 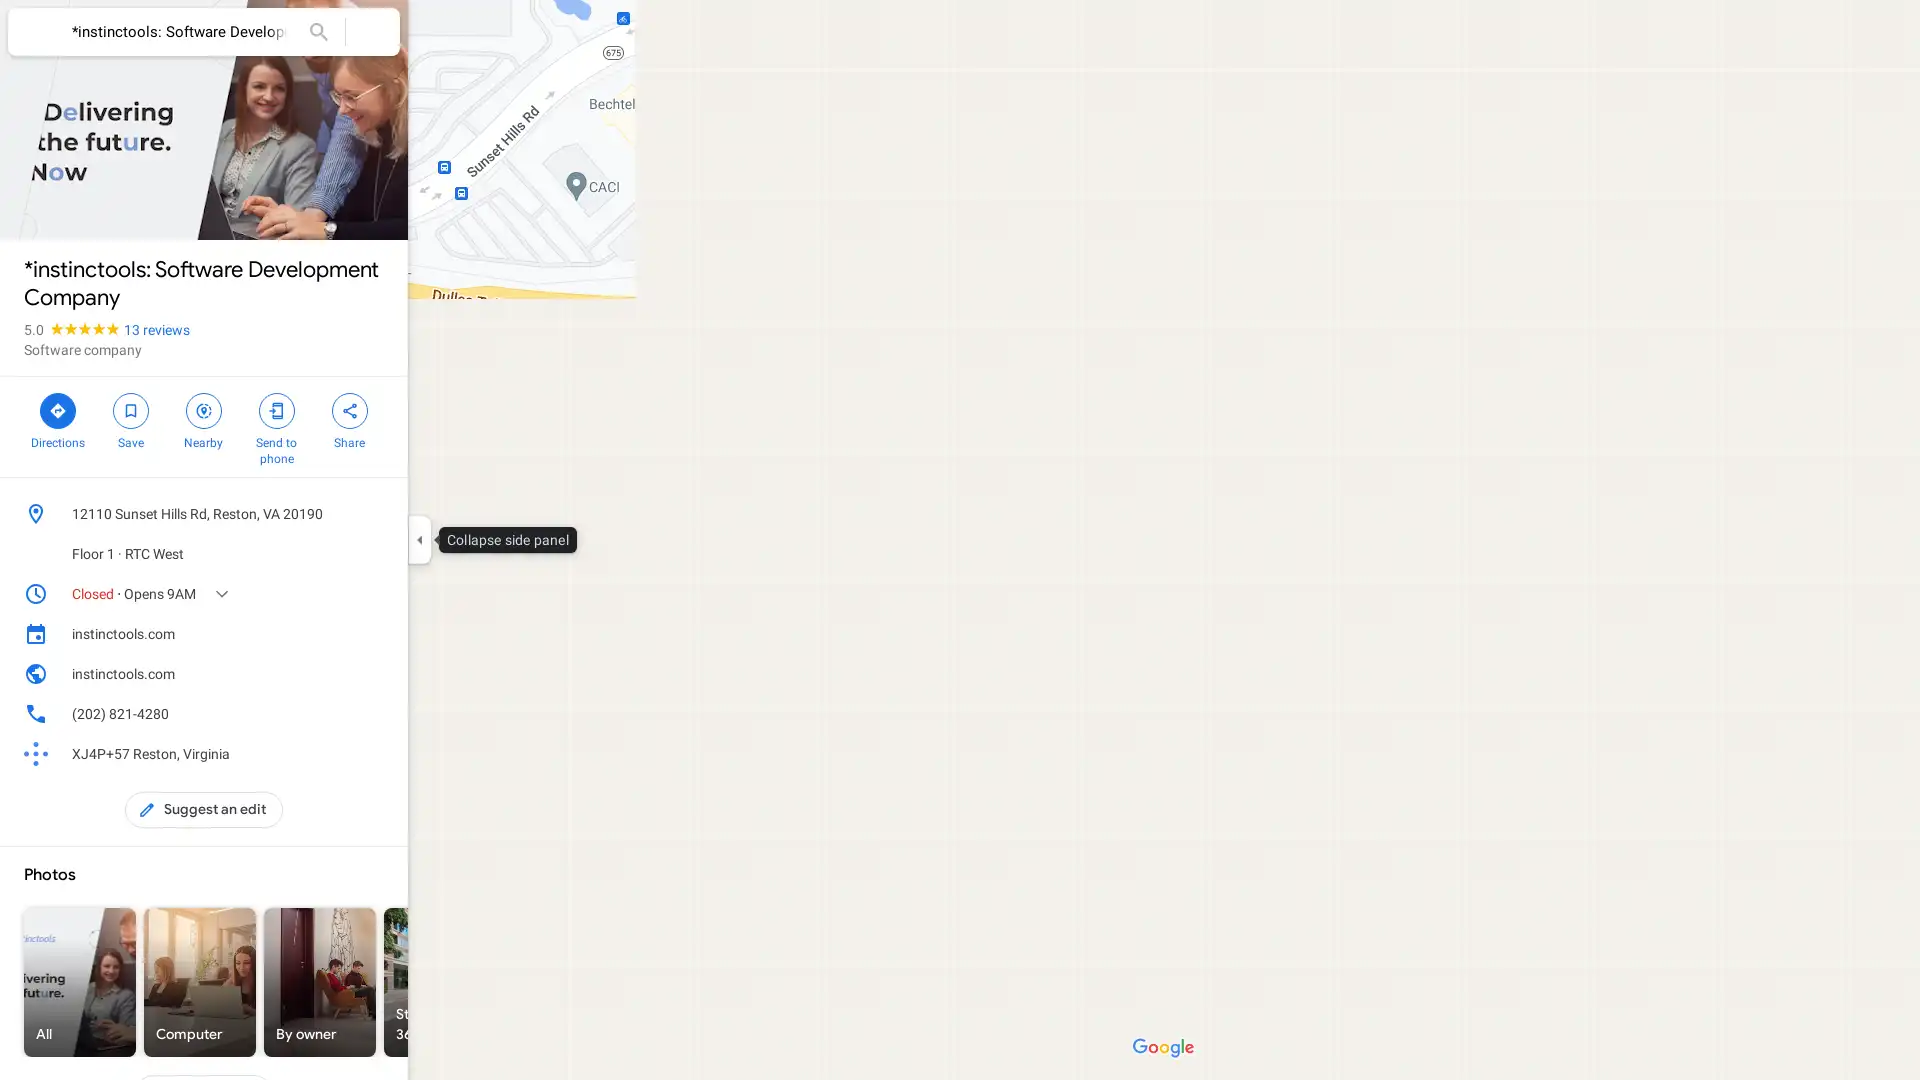 I want to click on Call phone number, so click(x=374, y=712).